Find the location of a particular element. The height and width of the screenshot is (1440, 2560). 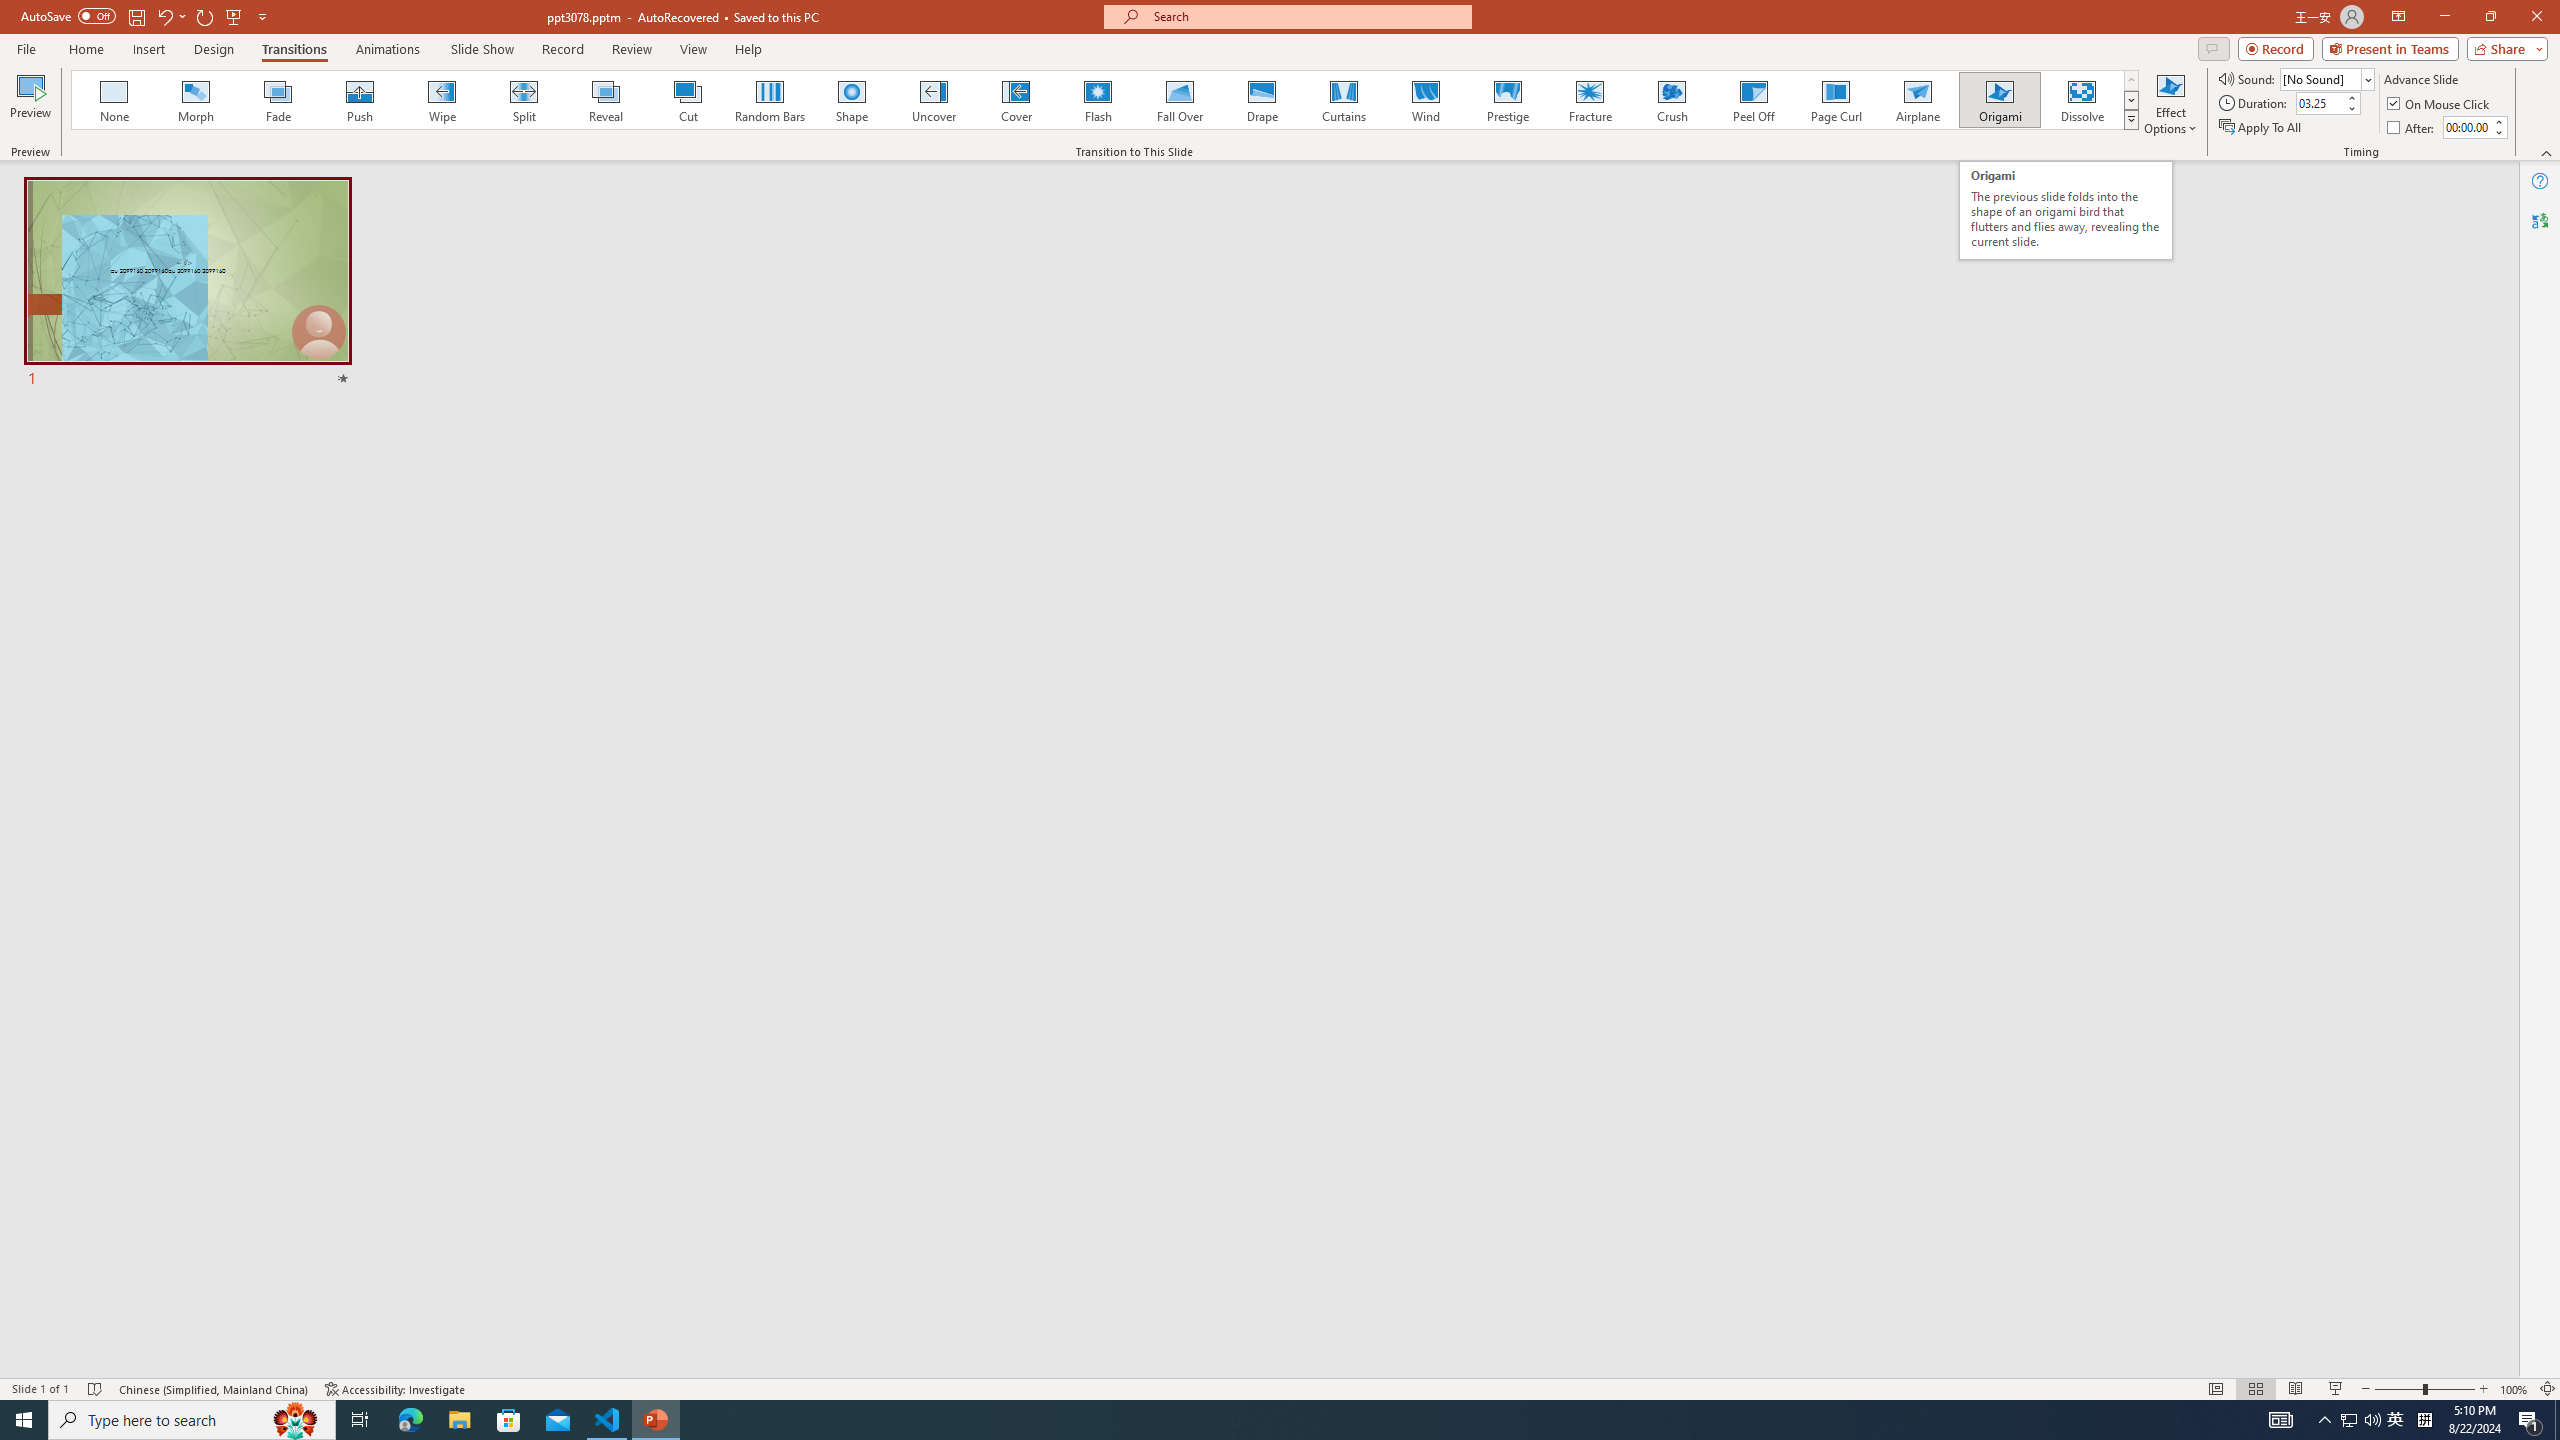

'Uncover' is located at coordinates (933, 99).